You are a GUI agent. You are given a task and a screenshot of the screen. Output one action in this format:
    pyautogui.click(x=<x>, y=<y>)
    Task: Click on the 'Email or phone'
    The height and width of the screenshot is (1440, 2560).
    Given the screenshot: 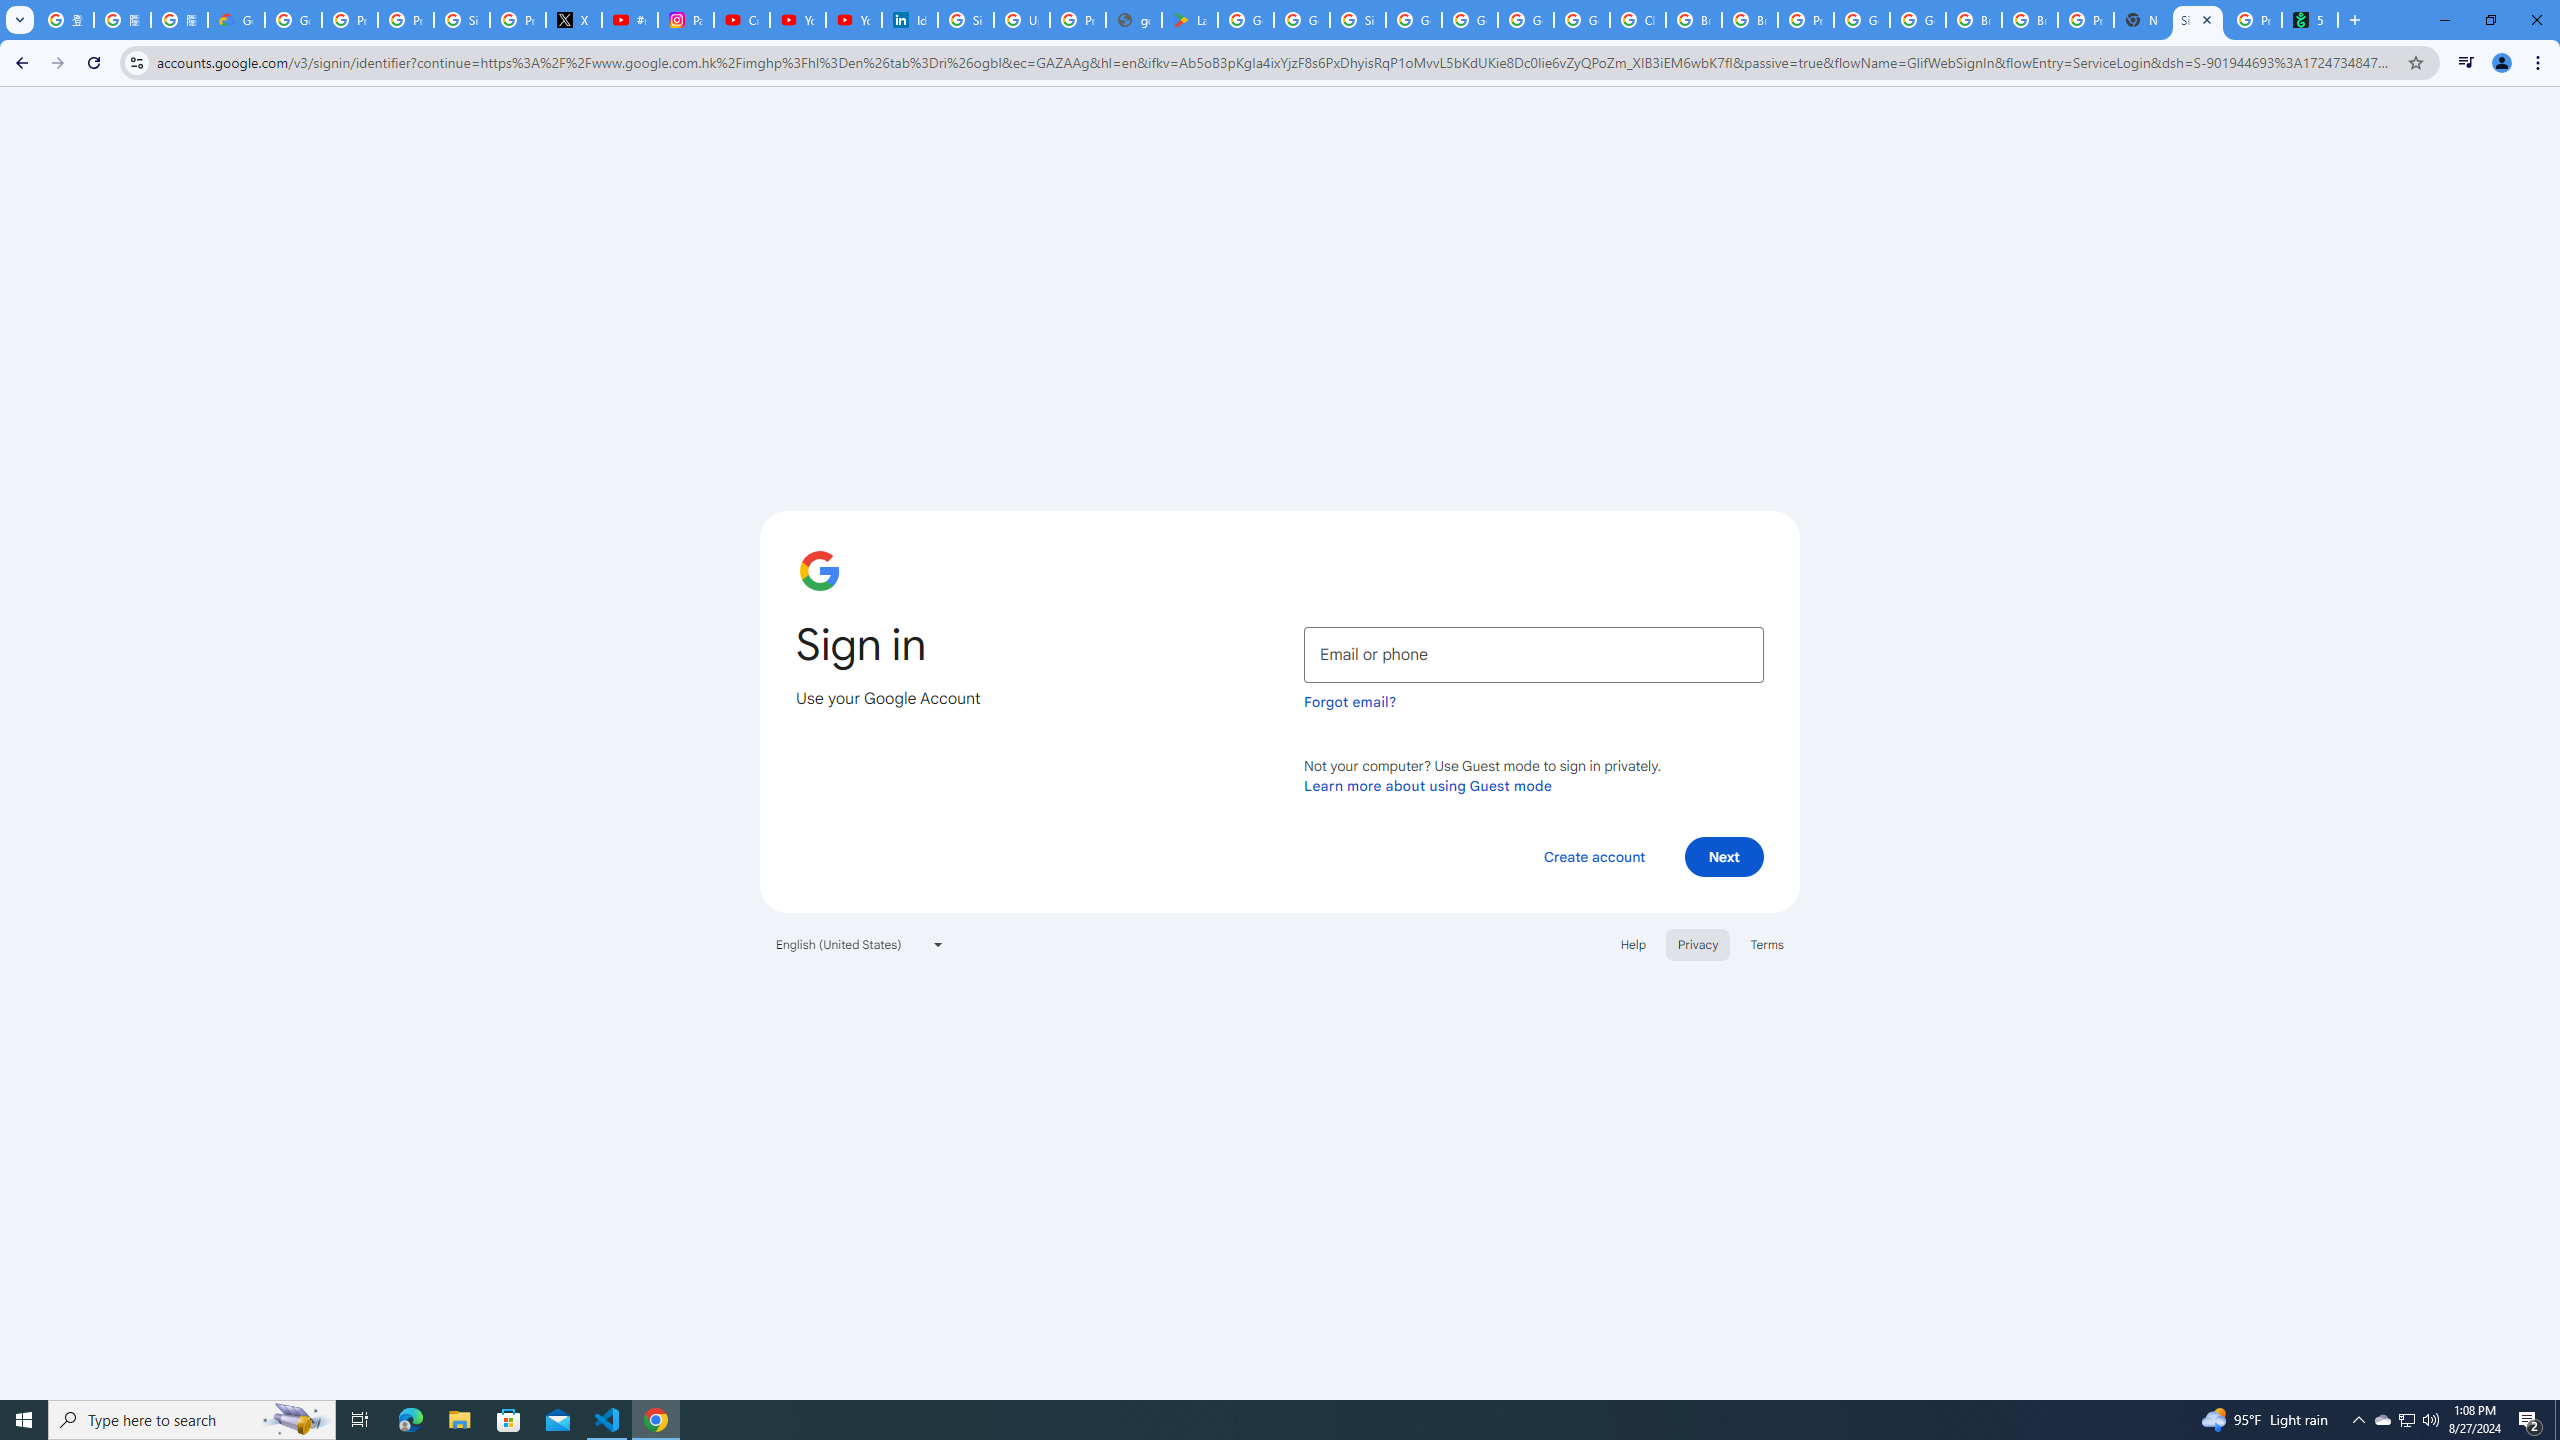 What is the action you would take?
    pyautogui.click(x=1533, y=654)
    